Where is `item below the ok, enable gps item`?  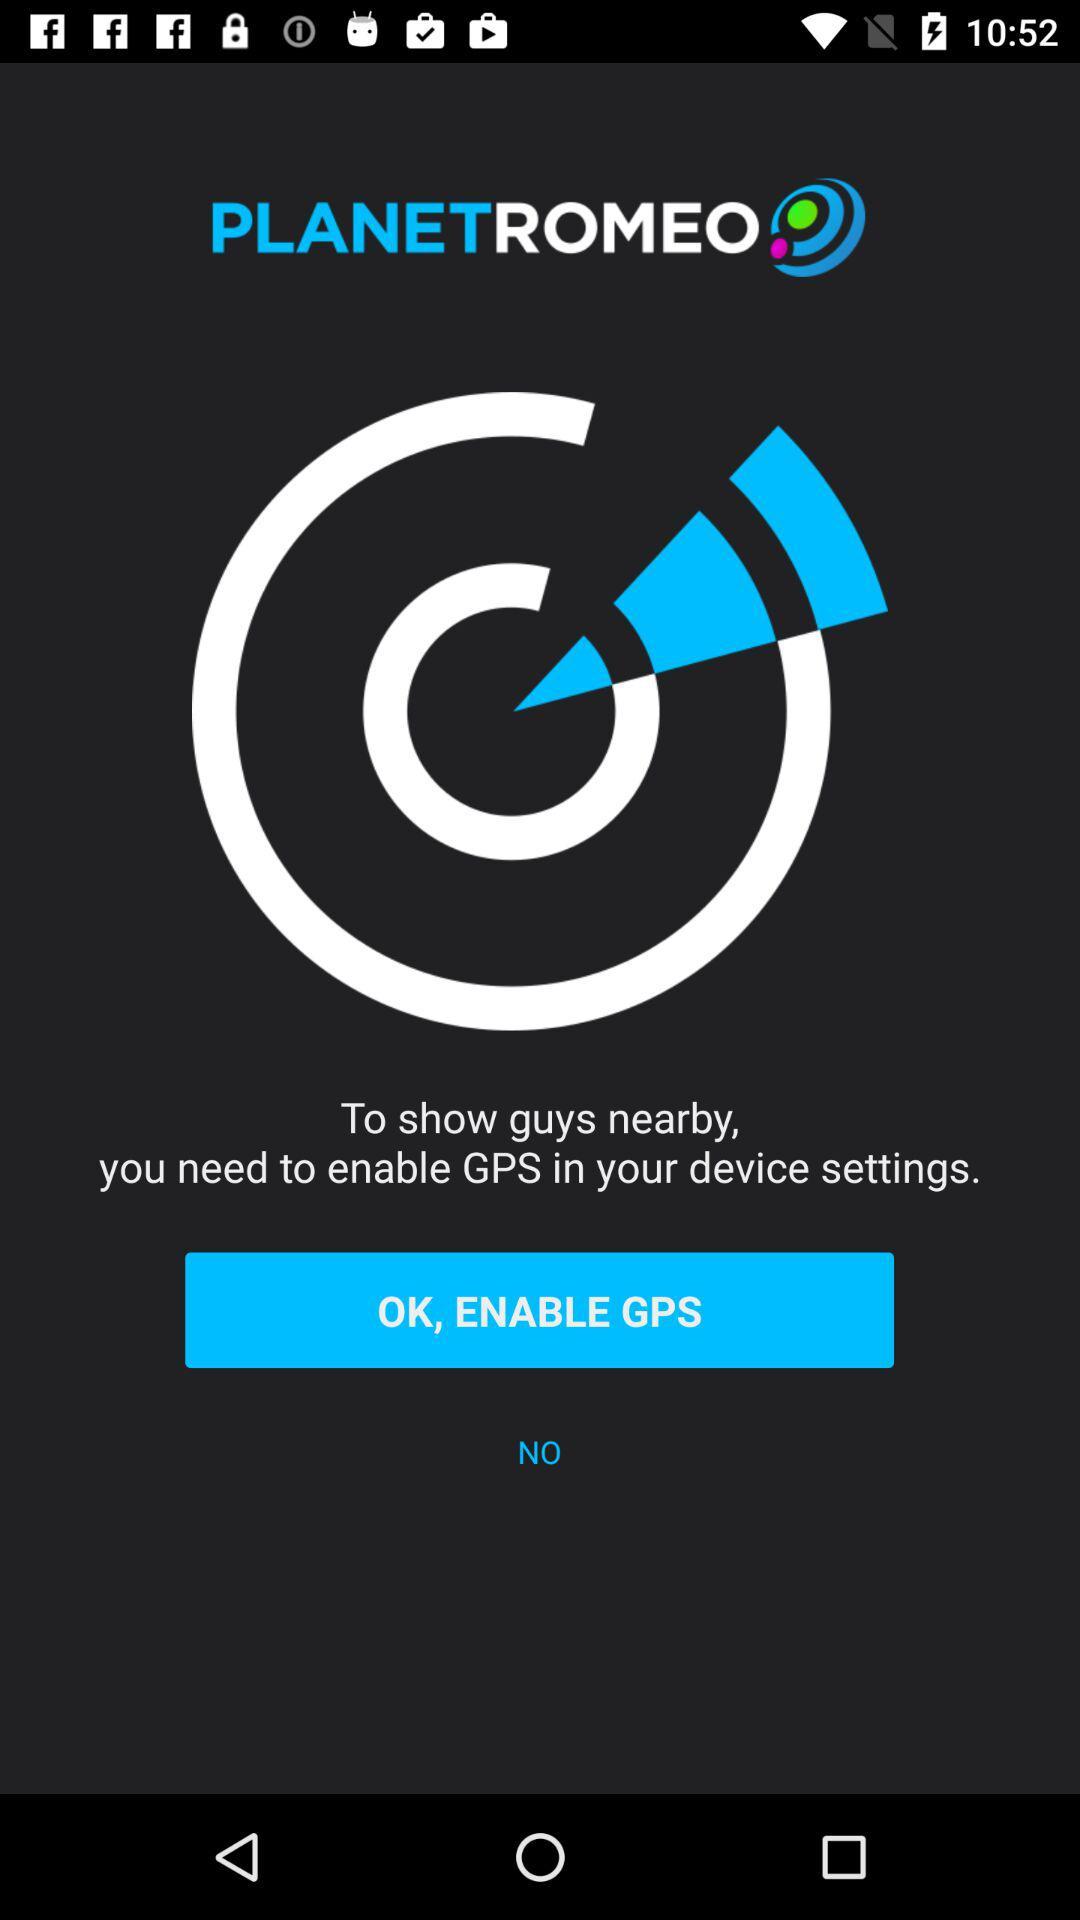 item below the ok, enable gps item is located at coordinates (538, 1451).